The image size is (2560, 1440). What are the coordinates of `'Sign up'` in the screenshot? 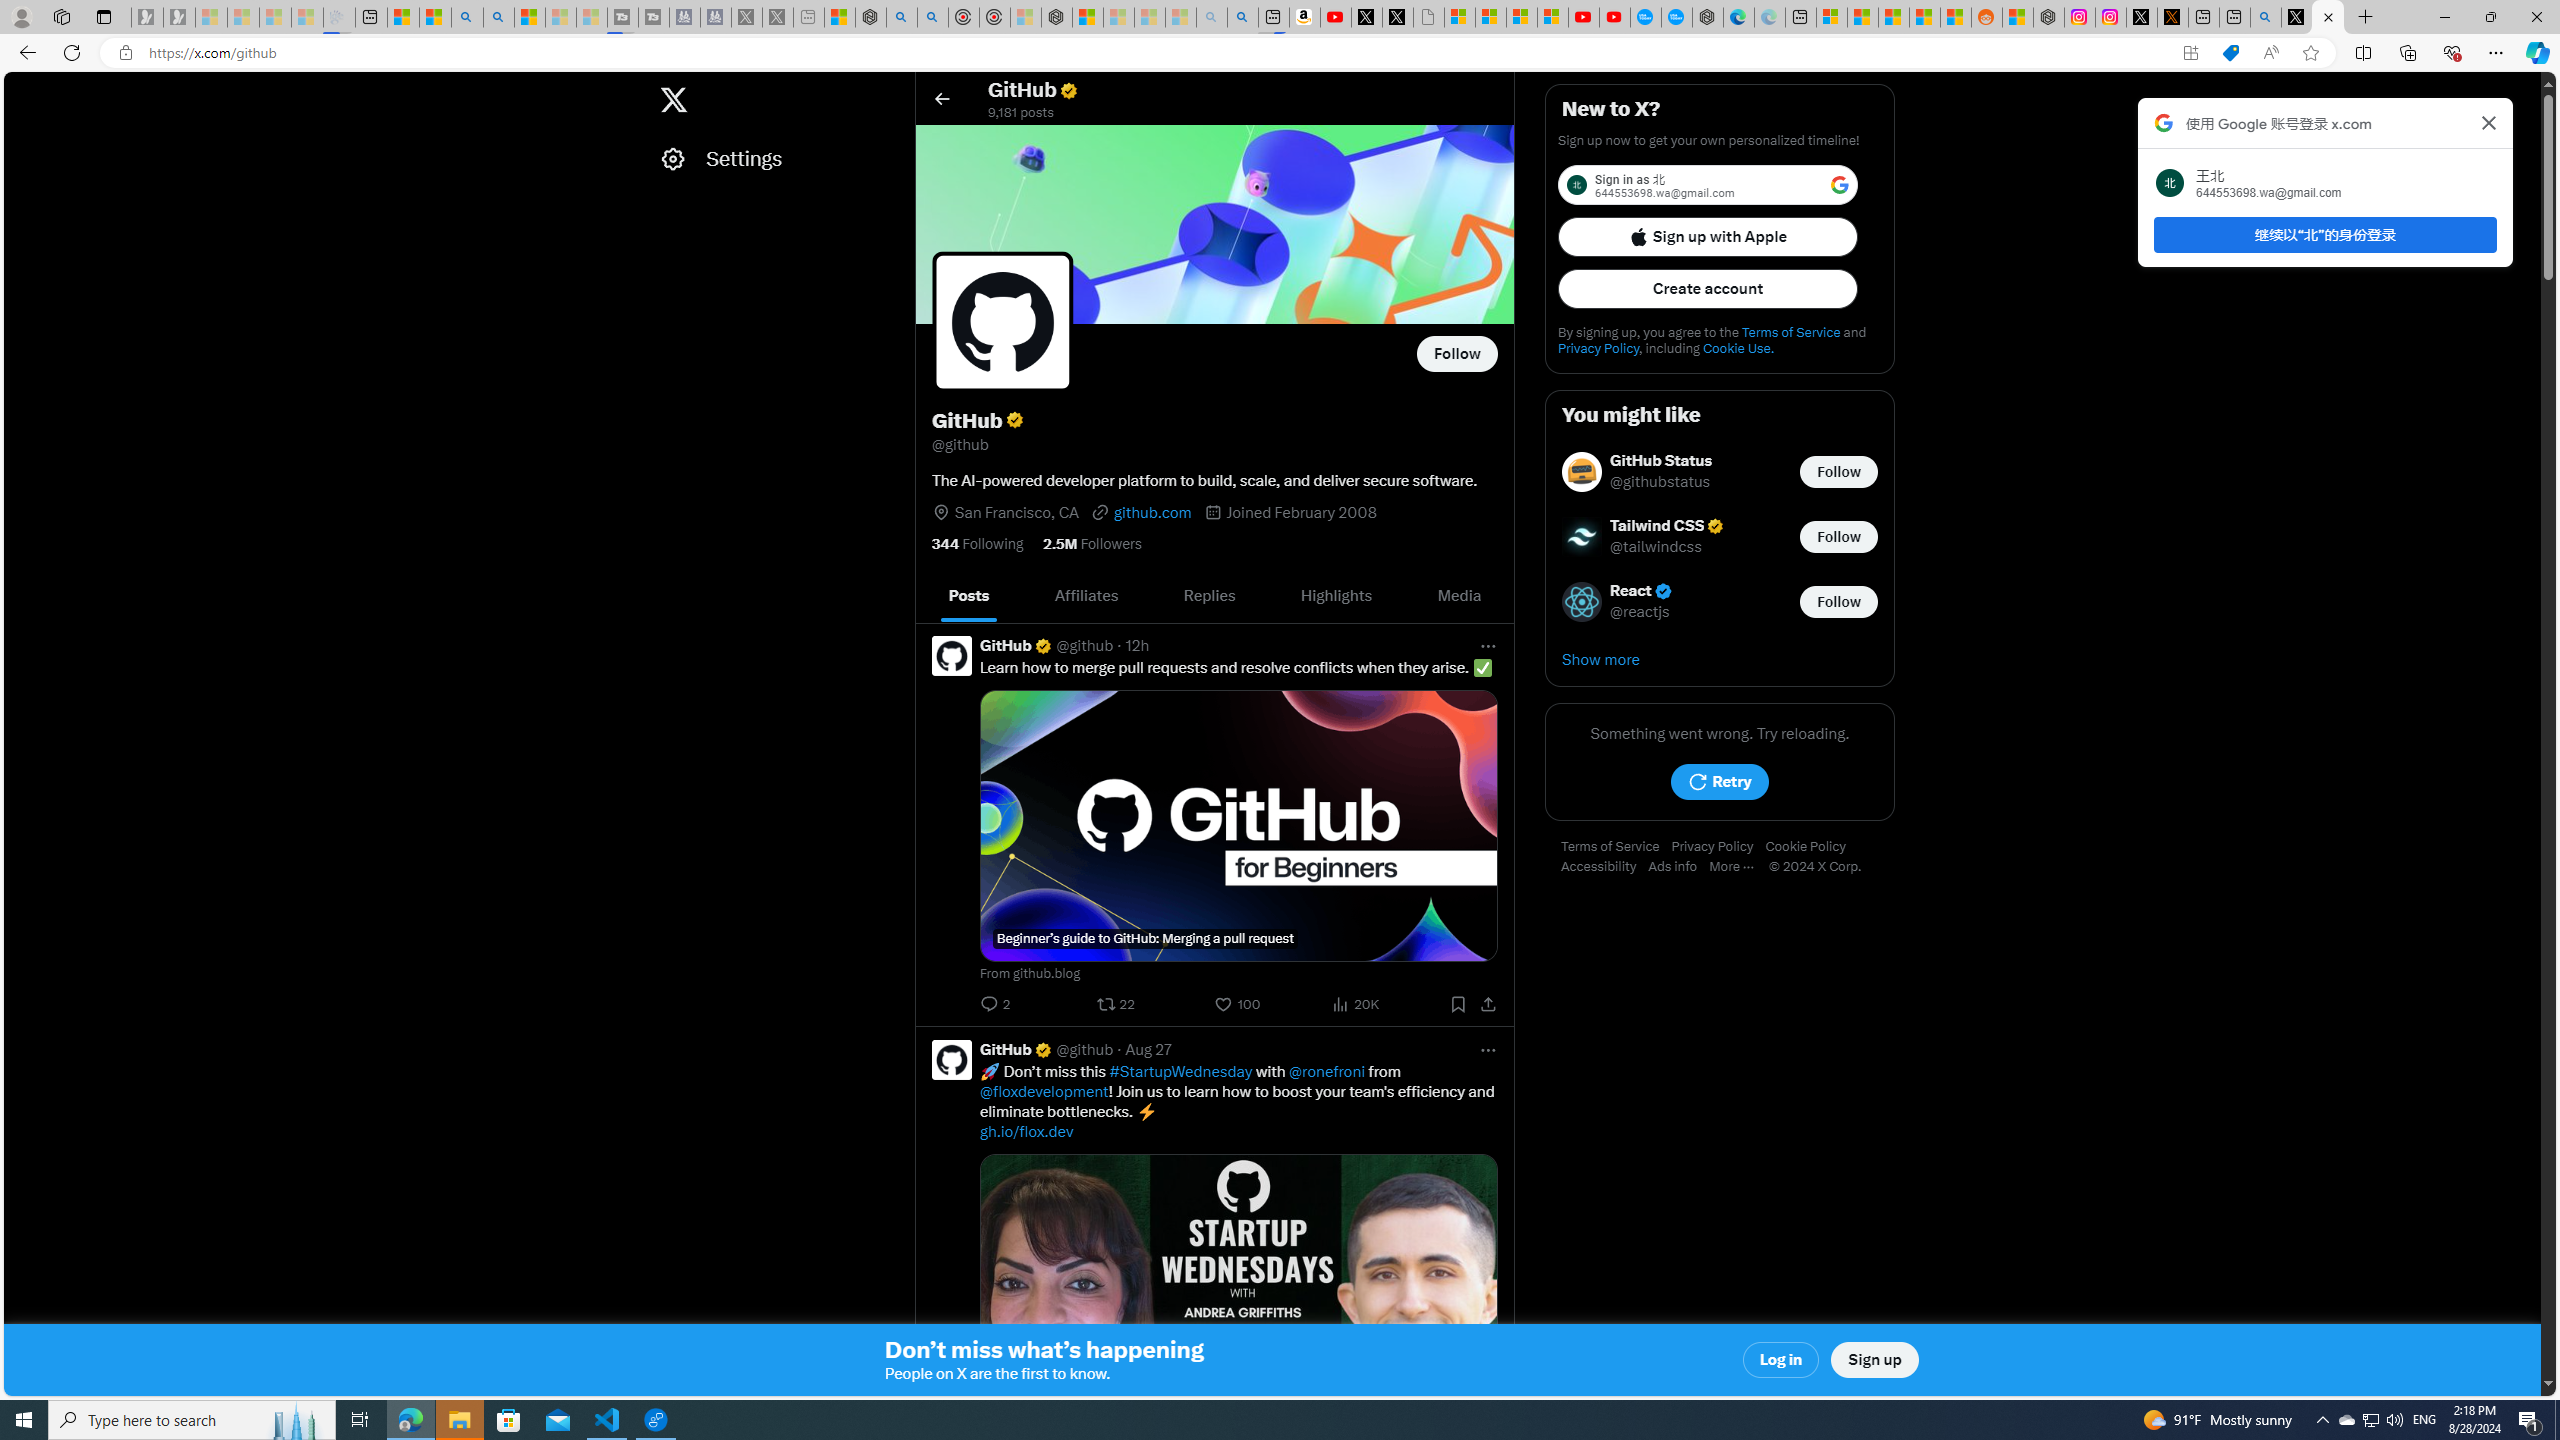 It's located at (1875, 1359).